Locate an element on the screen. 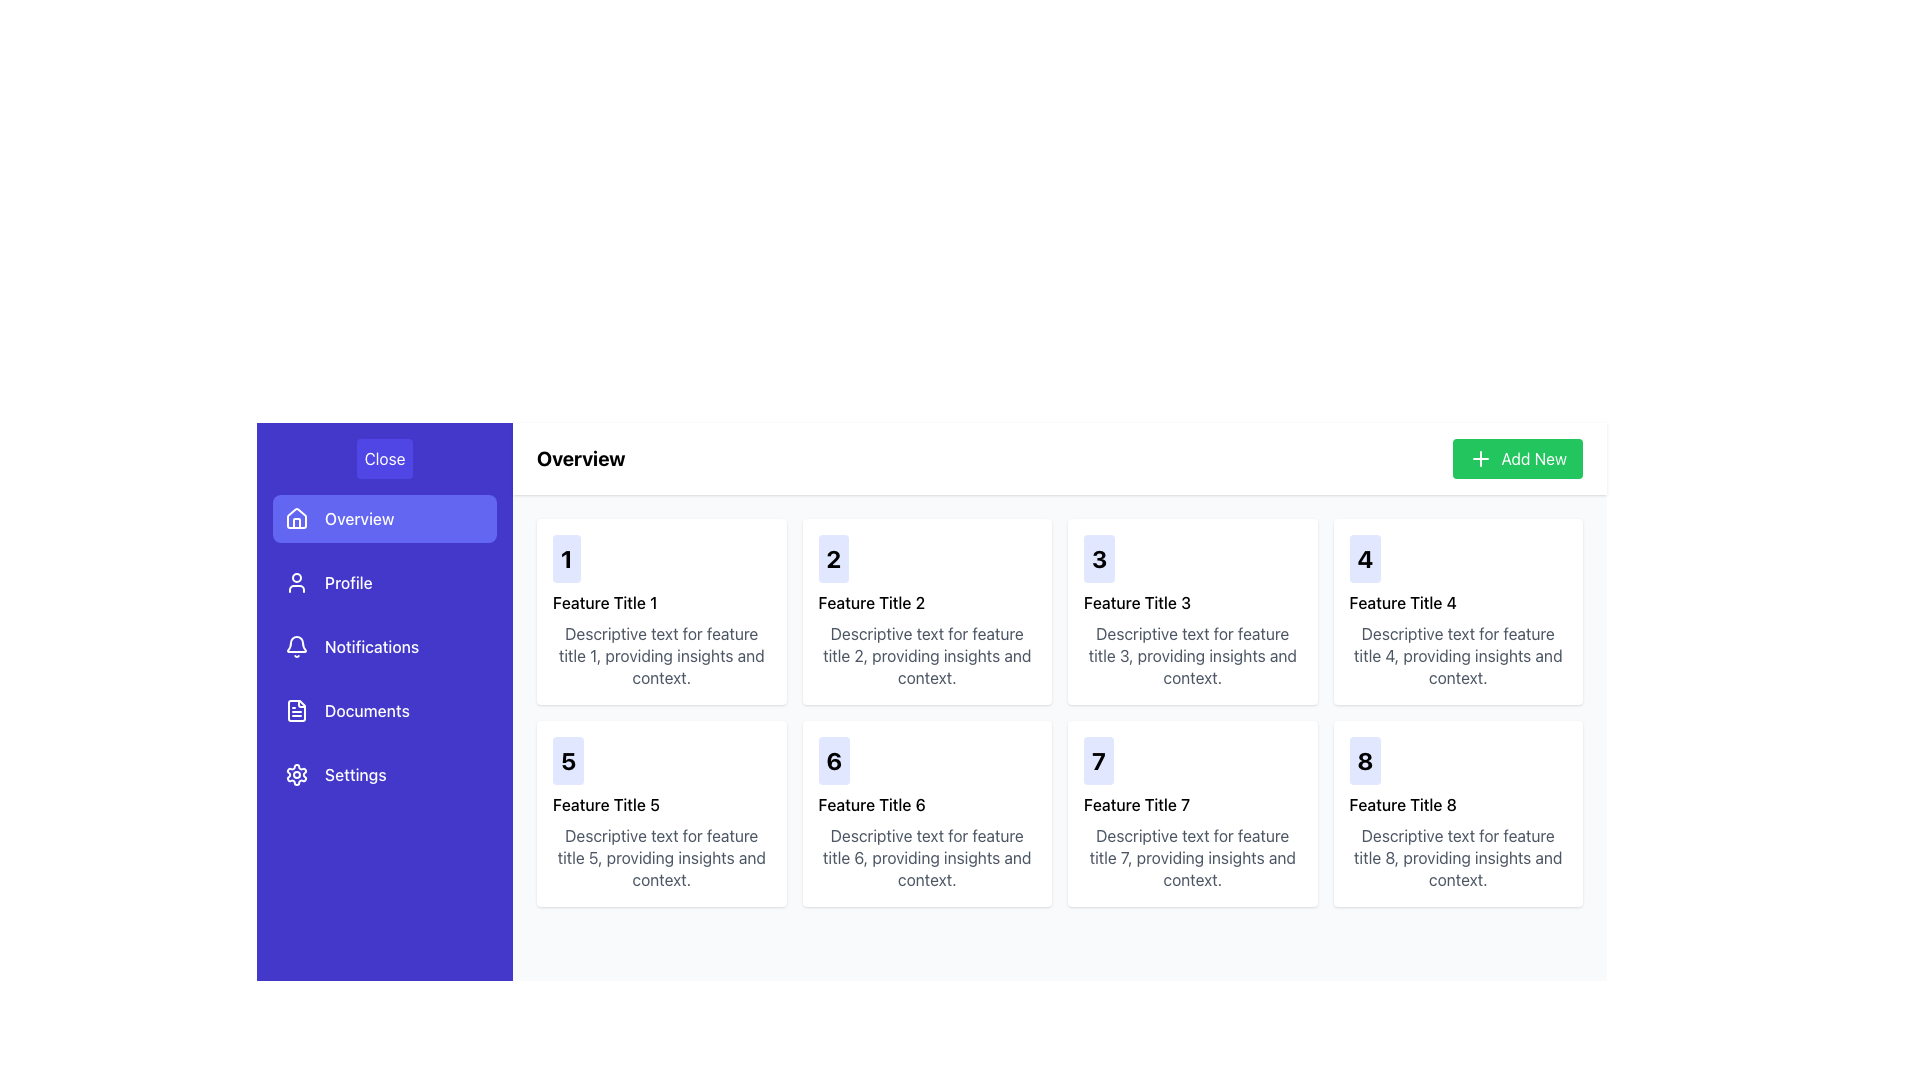  the 'Documents' menu item in the sidebar navigation is located at coordinates (384, 709).